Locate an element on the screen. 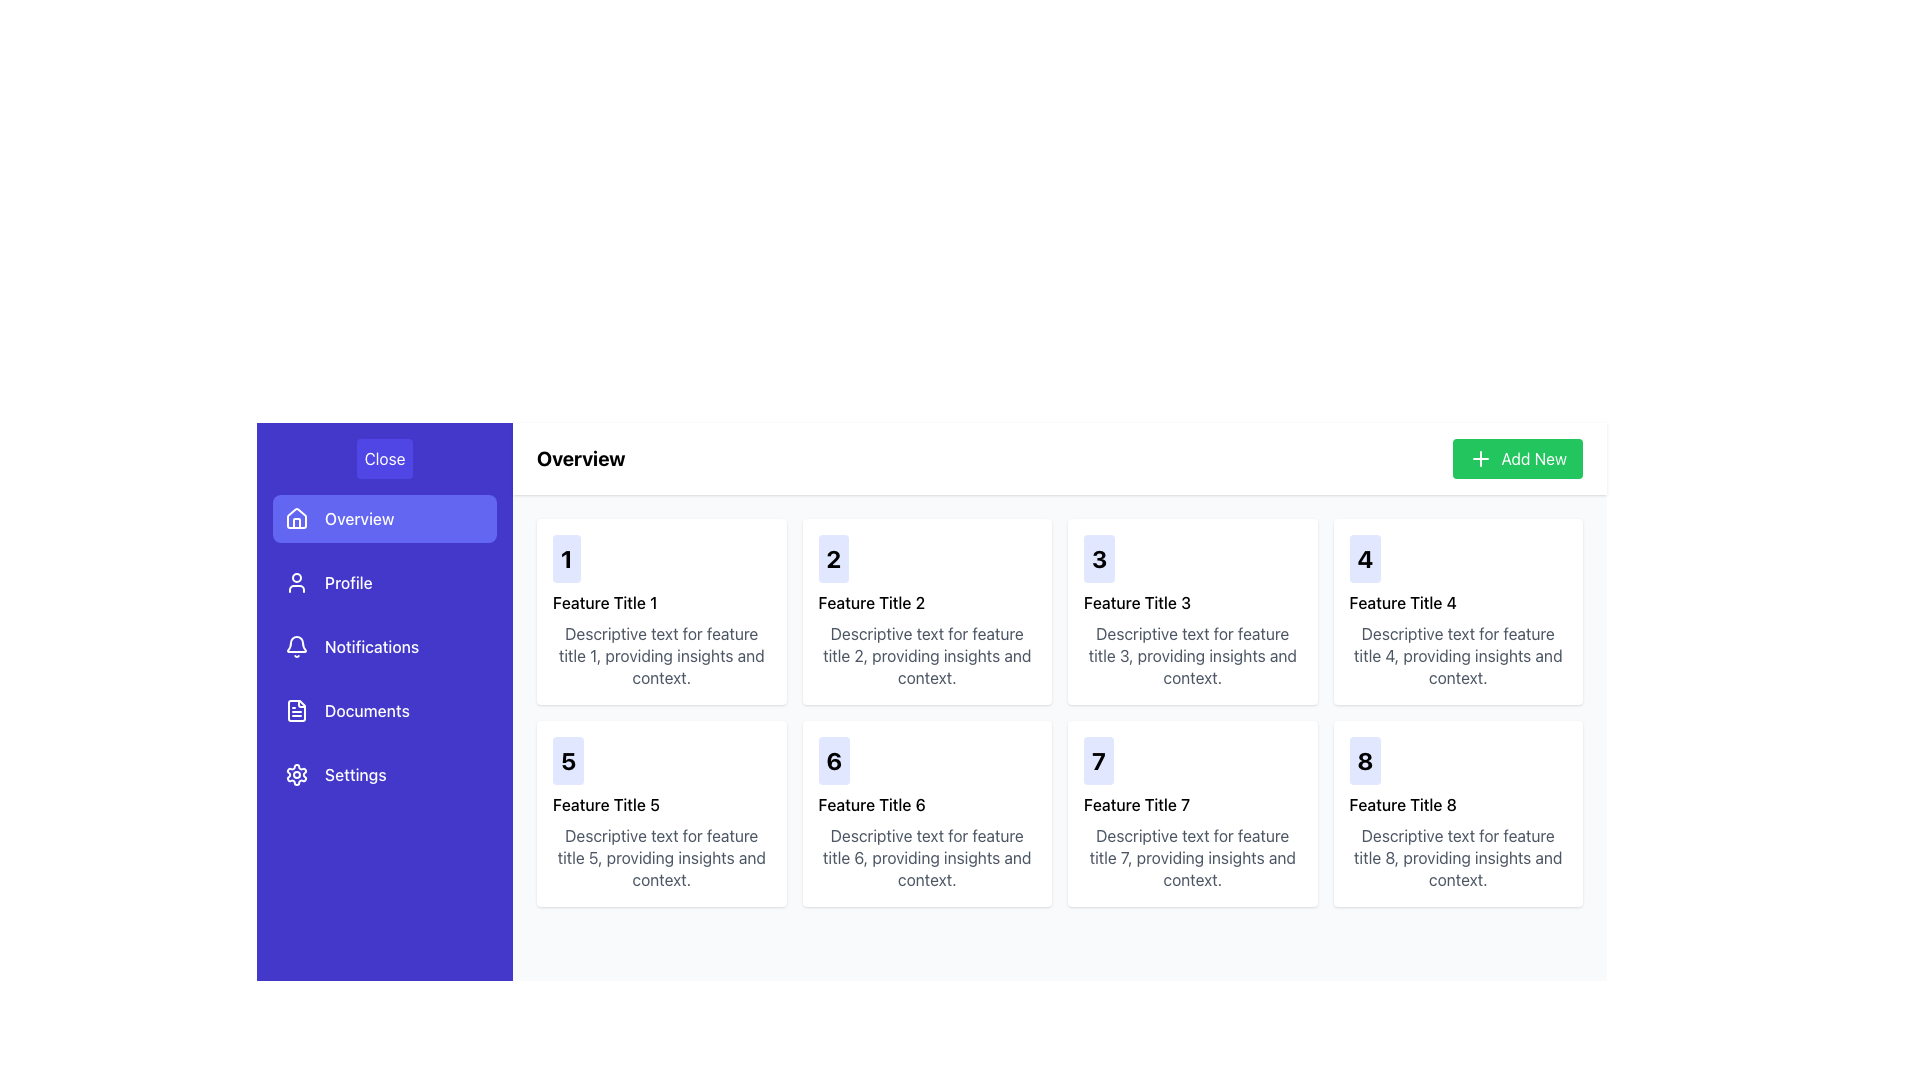  the 'Documents' menu item in the sidebar navigation is located at coordinates (384, 709).